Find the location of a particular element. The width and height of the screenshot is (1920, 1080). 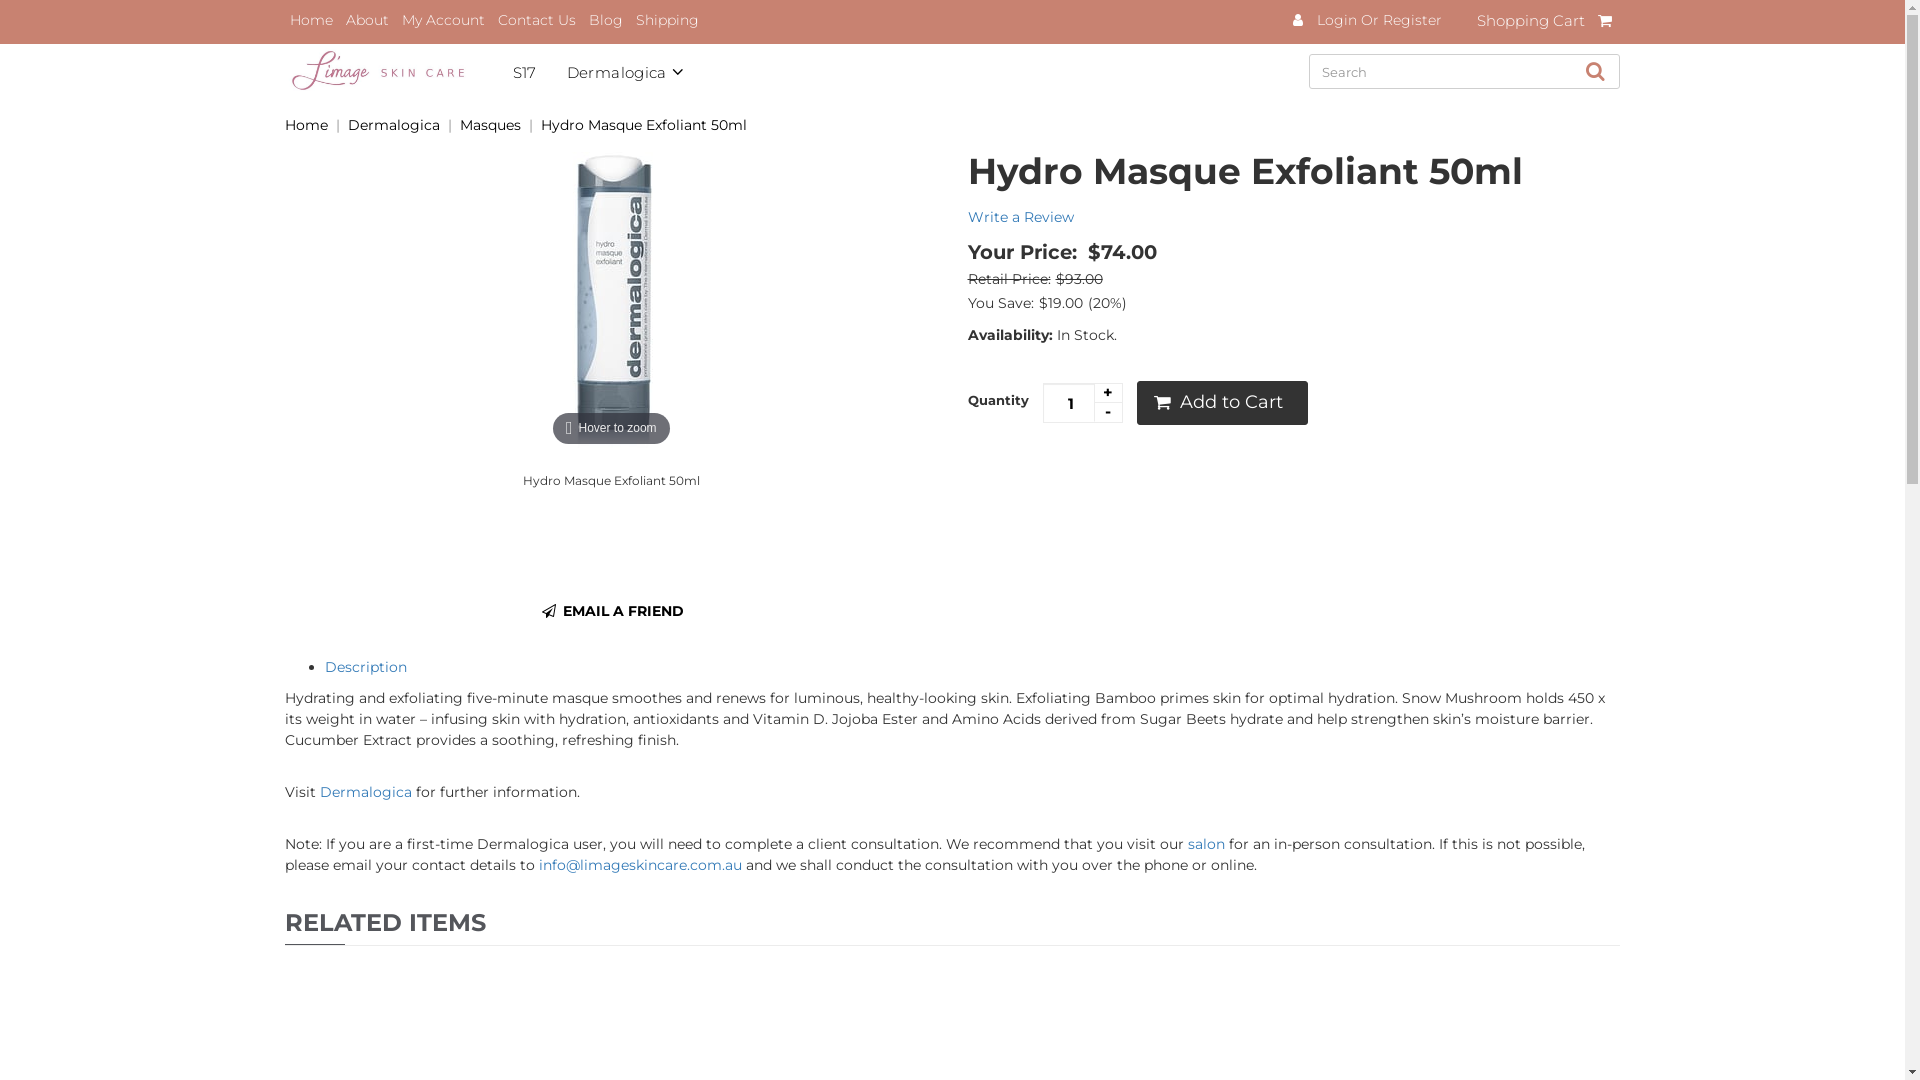

'Home' is located at coordinates (283, 19).